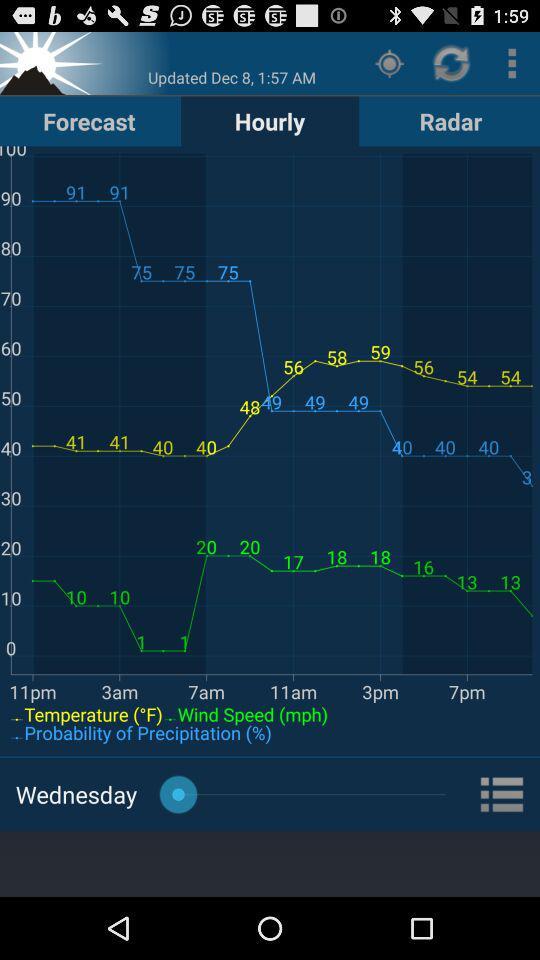 This screenshot has width=540, height=960. I want to click on button to the right of forecast, so click(270, 120).